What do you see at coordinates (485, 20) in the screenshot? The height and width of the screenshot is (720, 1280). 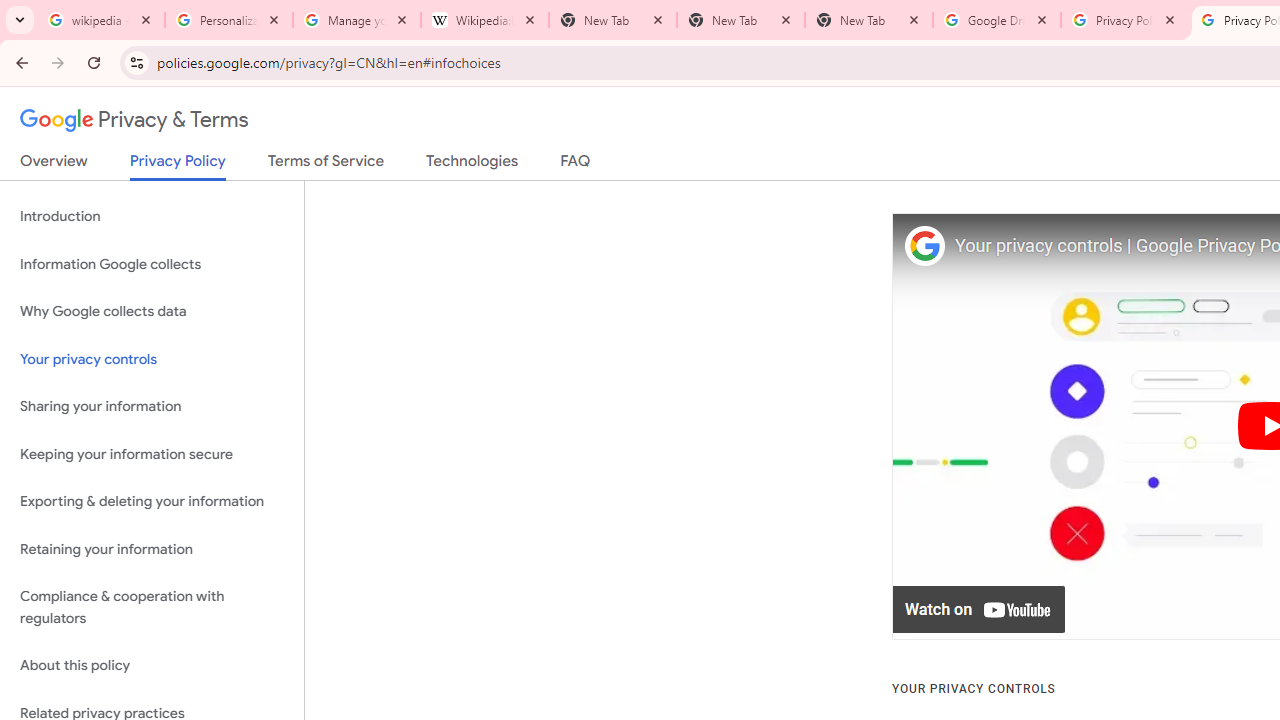 I see `'Wikipedia:Edit requests - Wikipedia'` at bounding box center [485, 20].